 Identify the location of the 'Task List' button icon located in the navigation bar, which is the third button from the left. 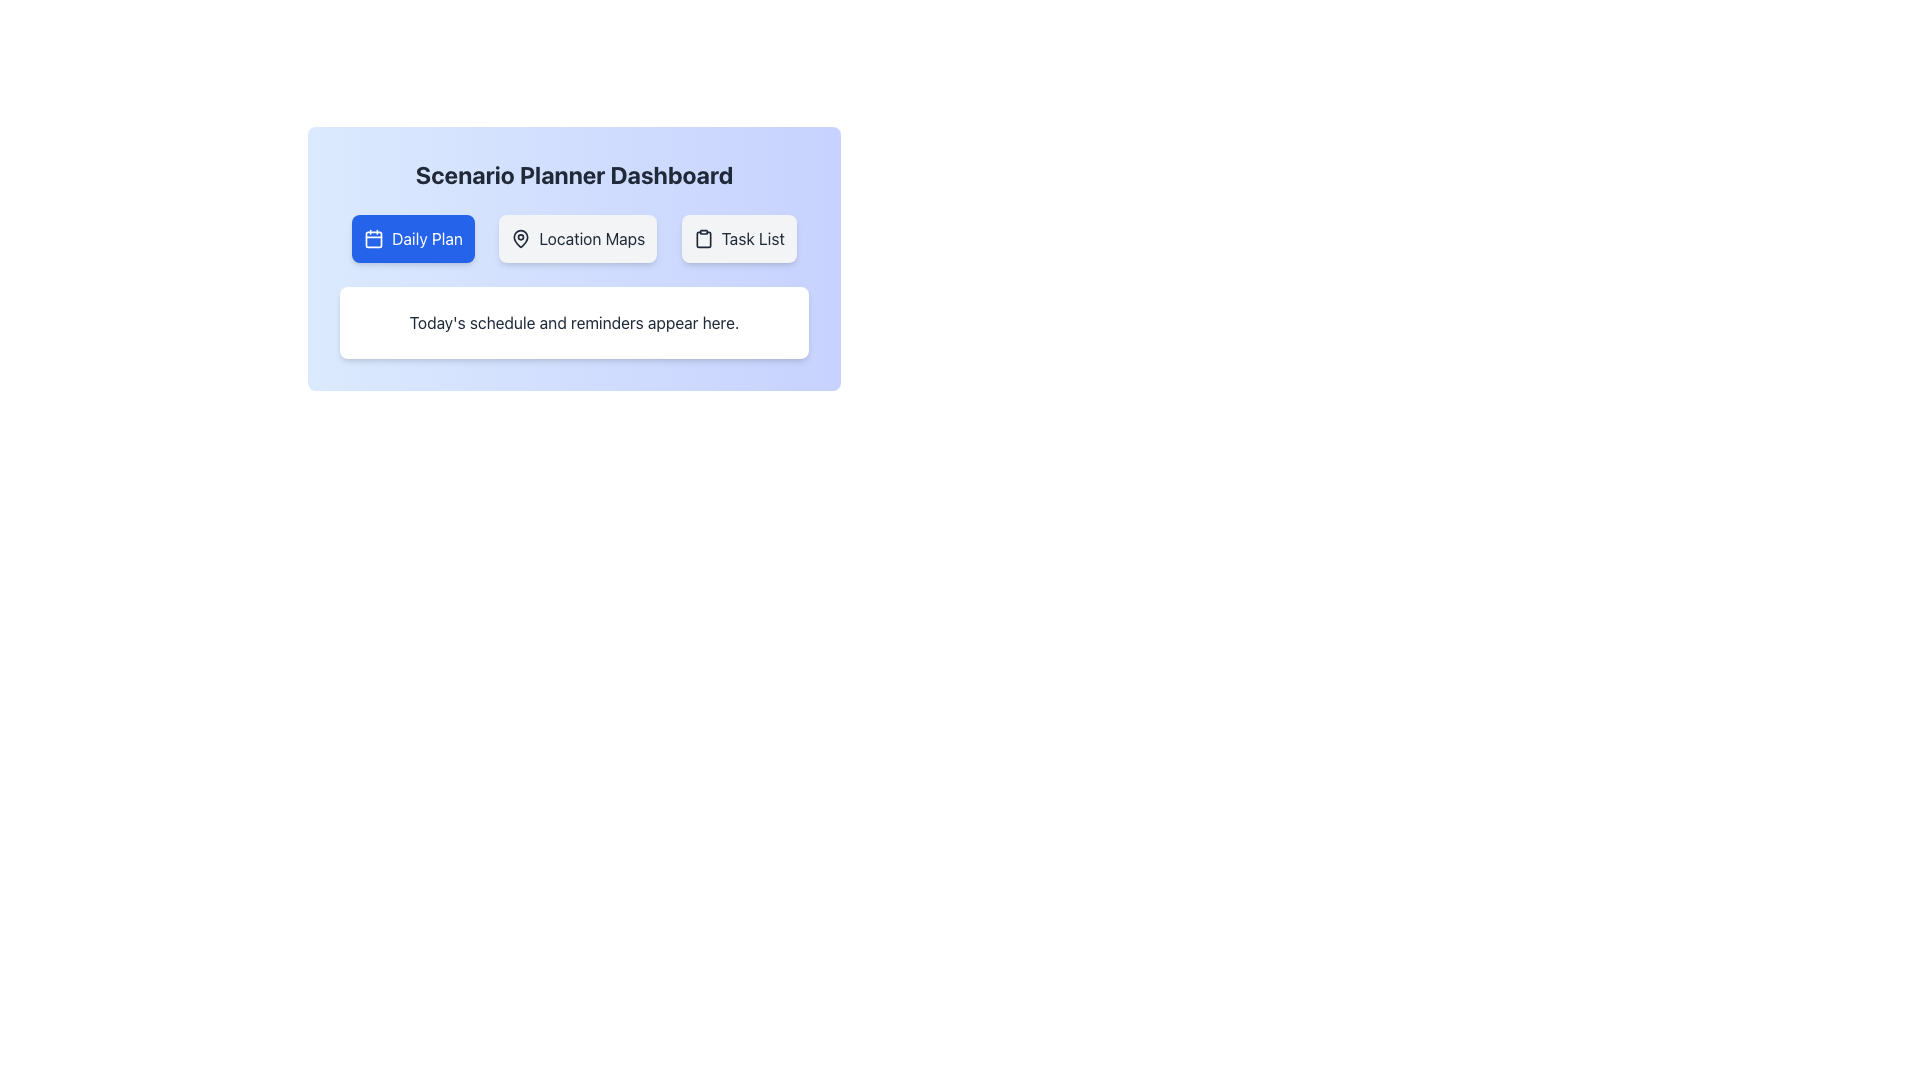
(703, 238).